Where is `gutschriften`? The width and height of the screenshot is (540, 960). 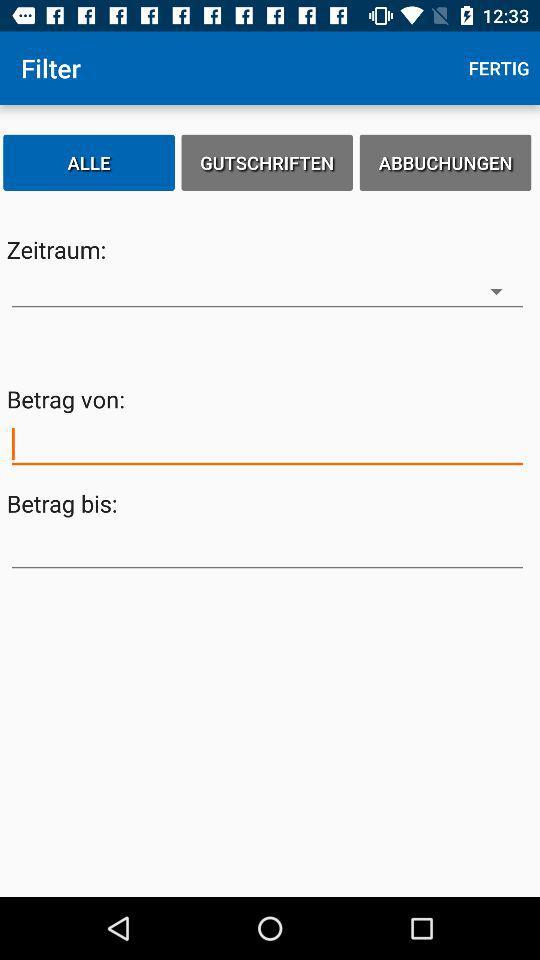
gutschriften is located at coordinates (267, 161).